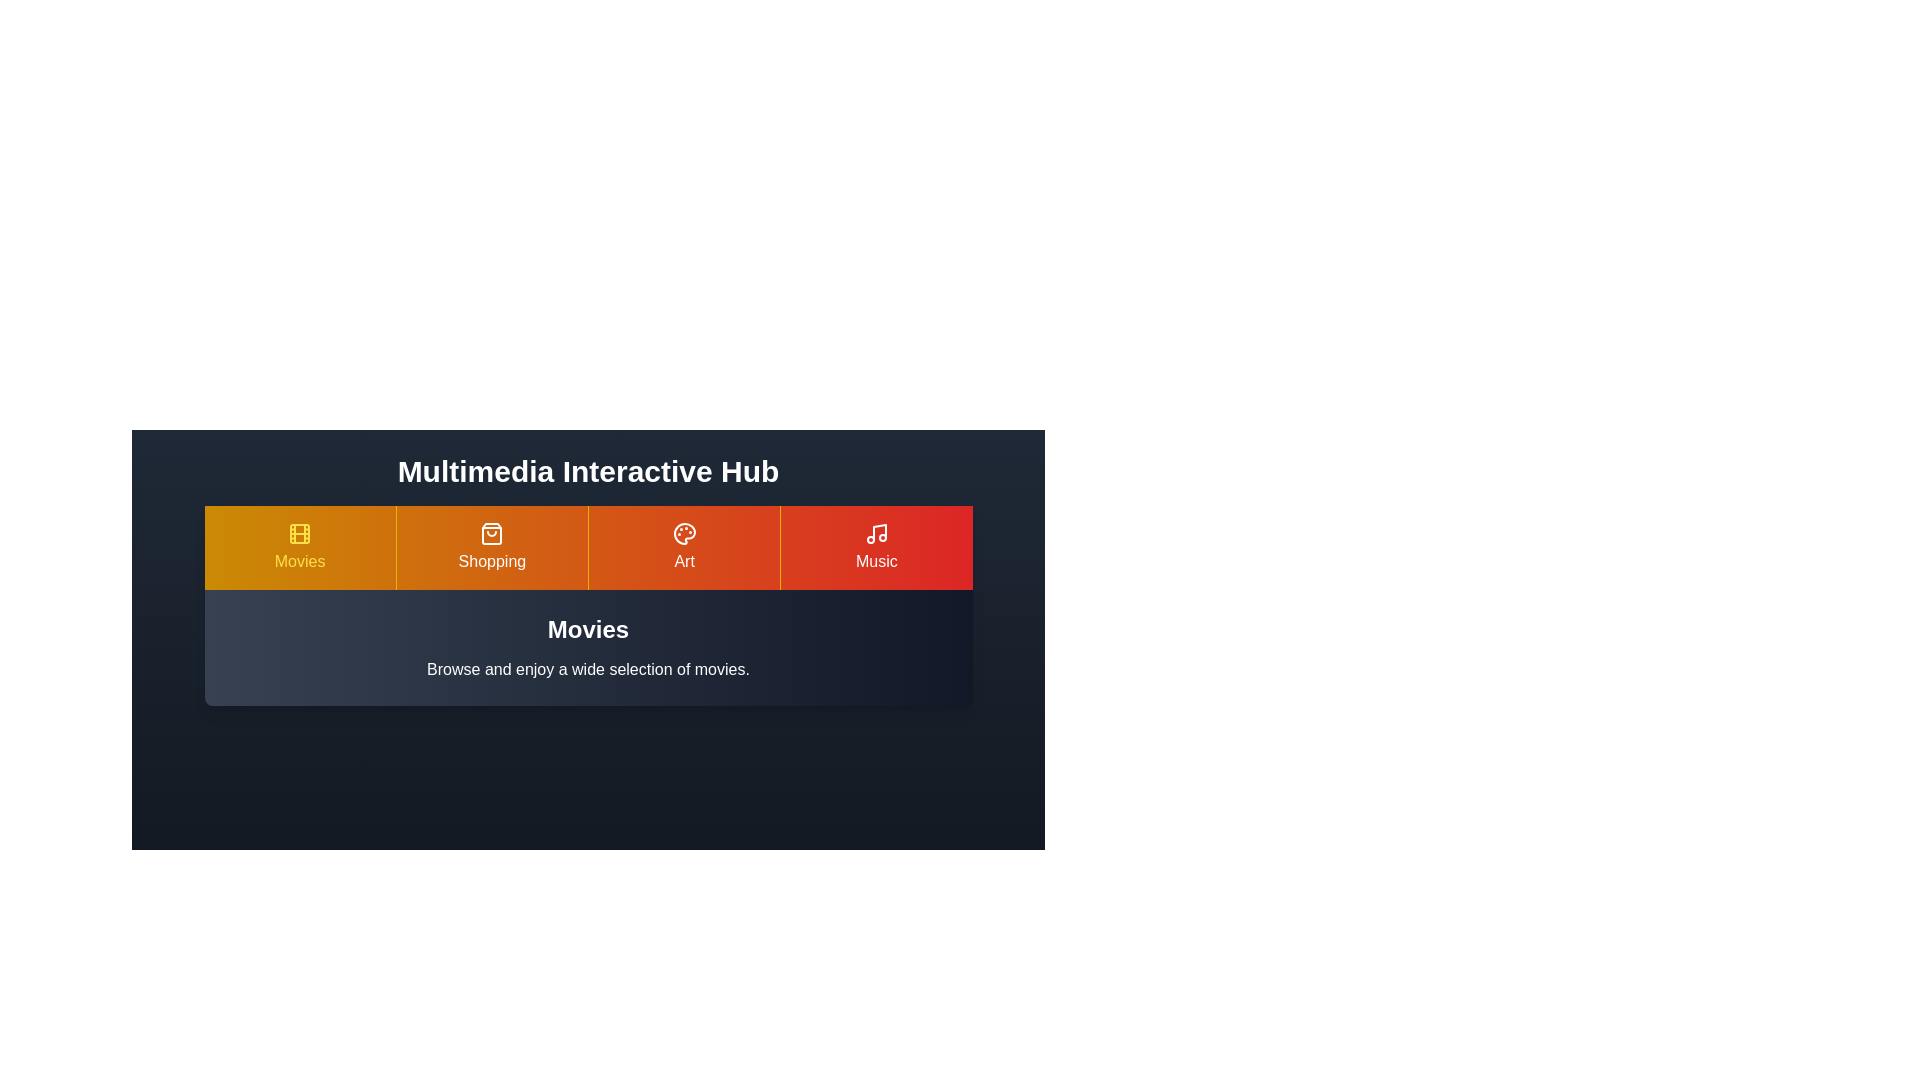  I want to click on the Music tab to explore its content, so click(875, 547).